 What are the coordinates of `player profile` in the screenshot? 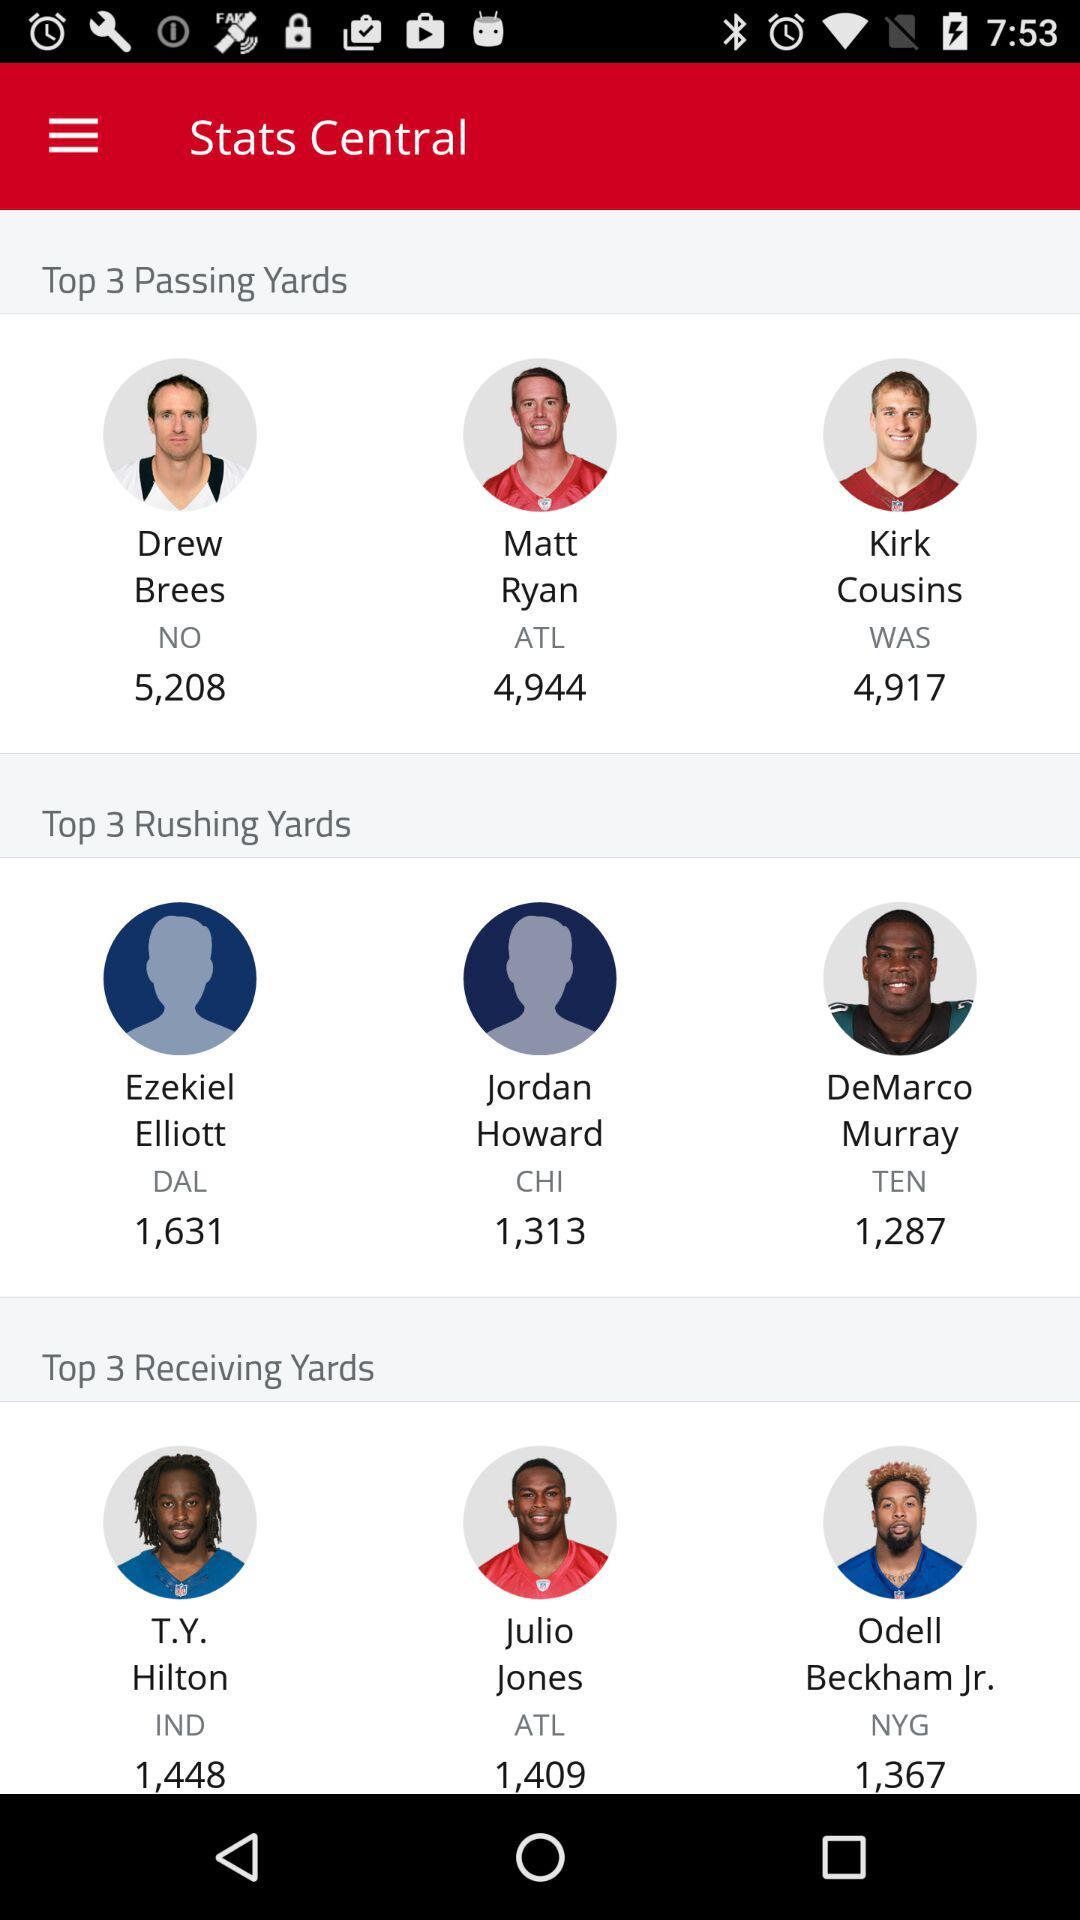 It's located at (180, 434).